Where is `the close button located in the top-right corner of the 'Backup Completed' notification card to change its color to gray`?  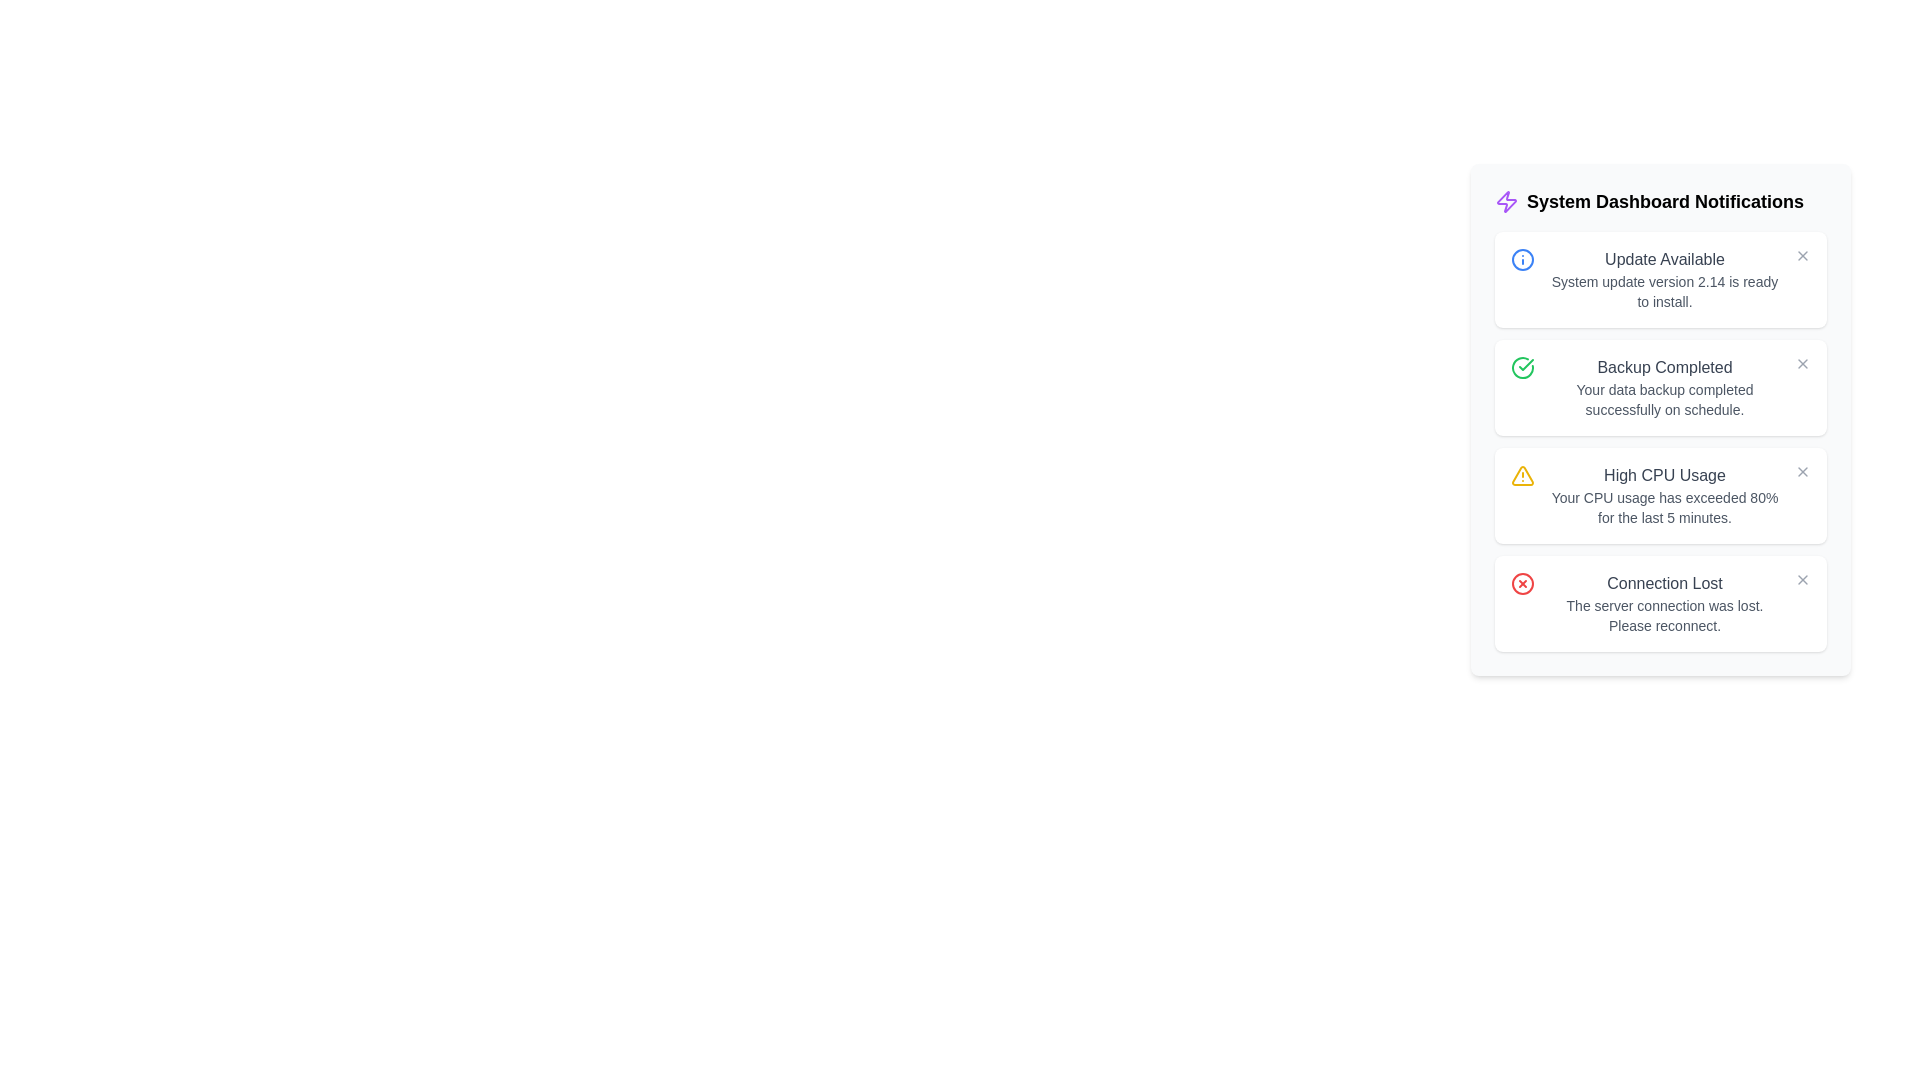 the close button located in the top-right corner of the 'Backup Completed' notification card to change its color to gray is located at coordinates (1803, 363).